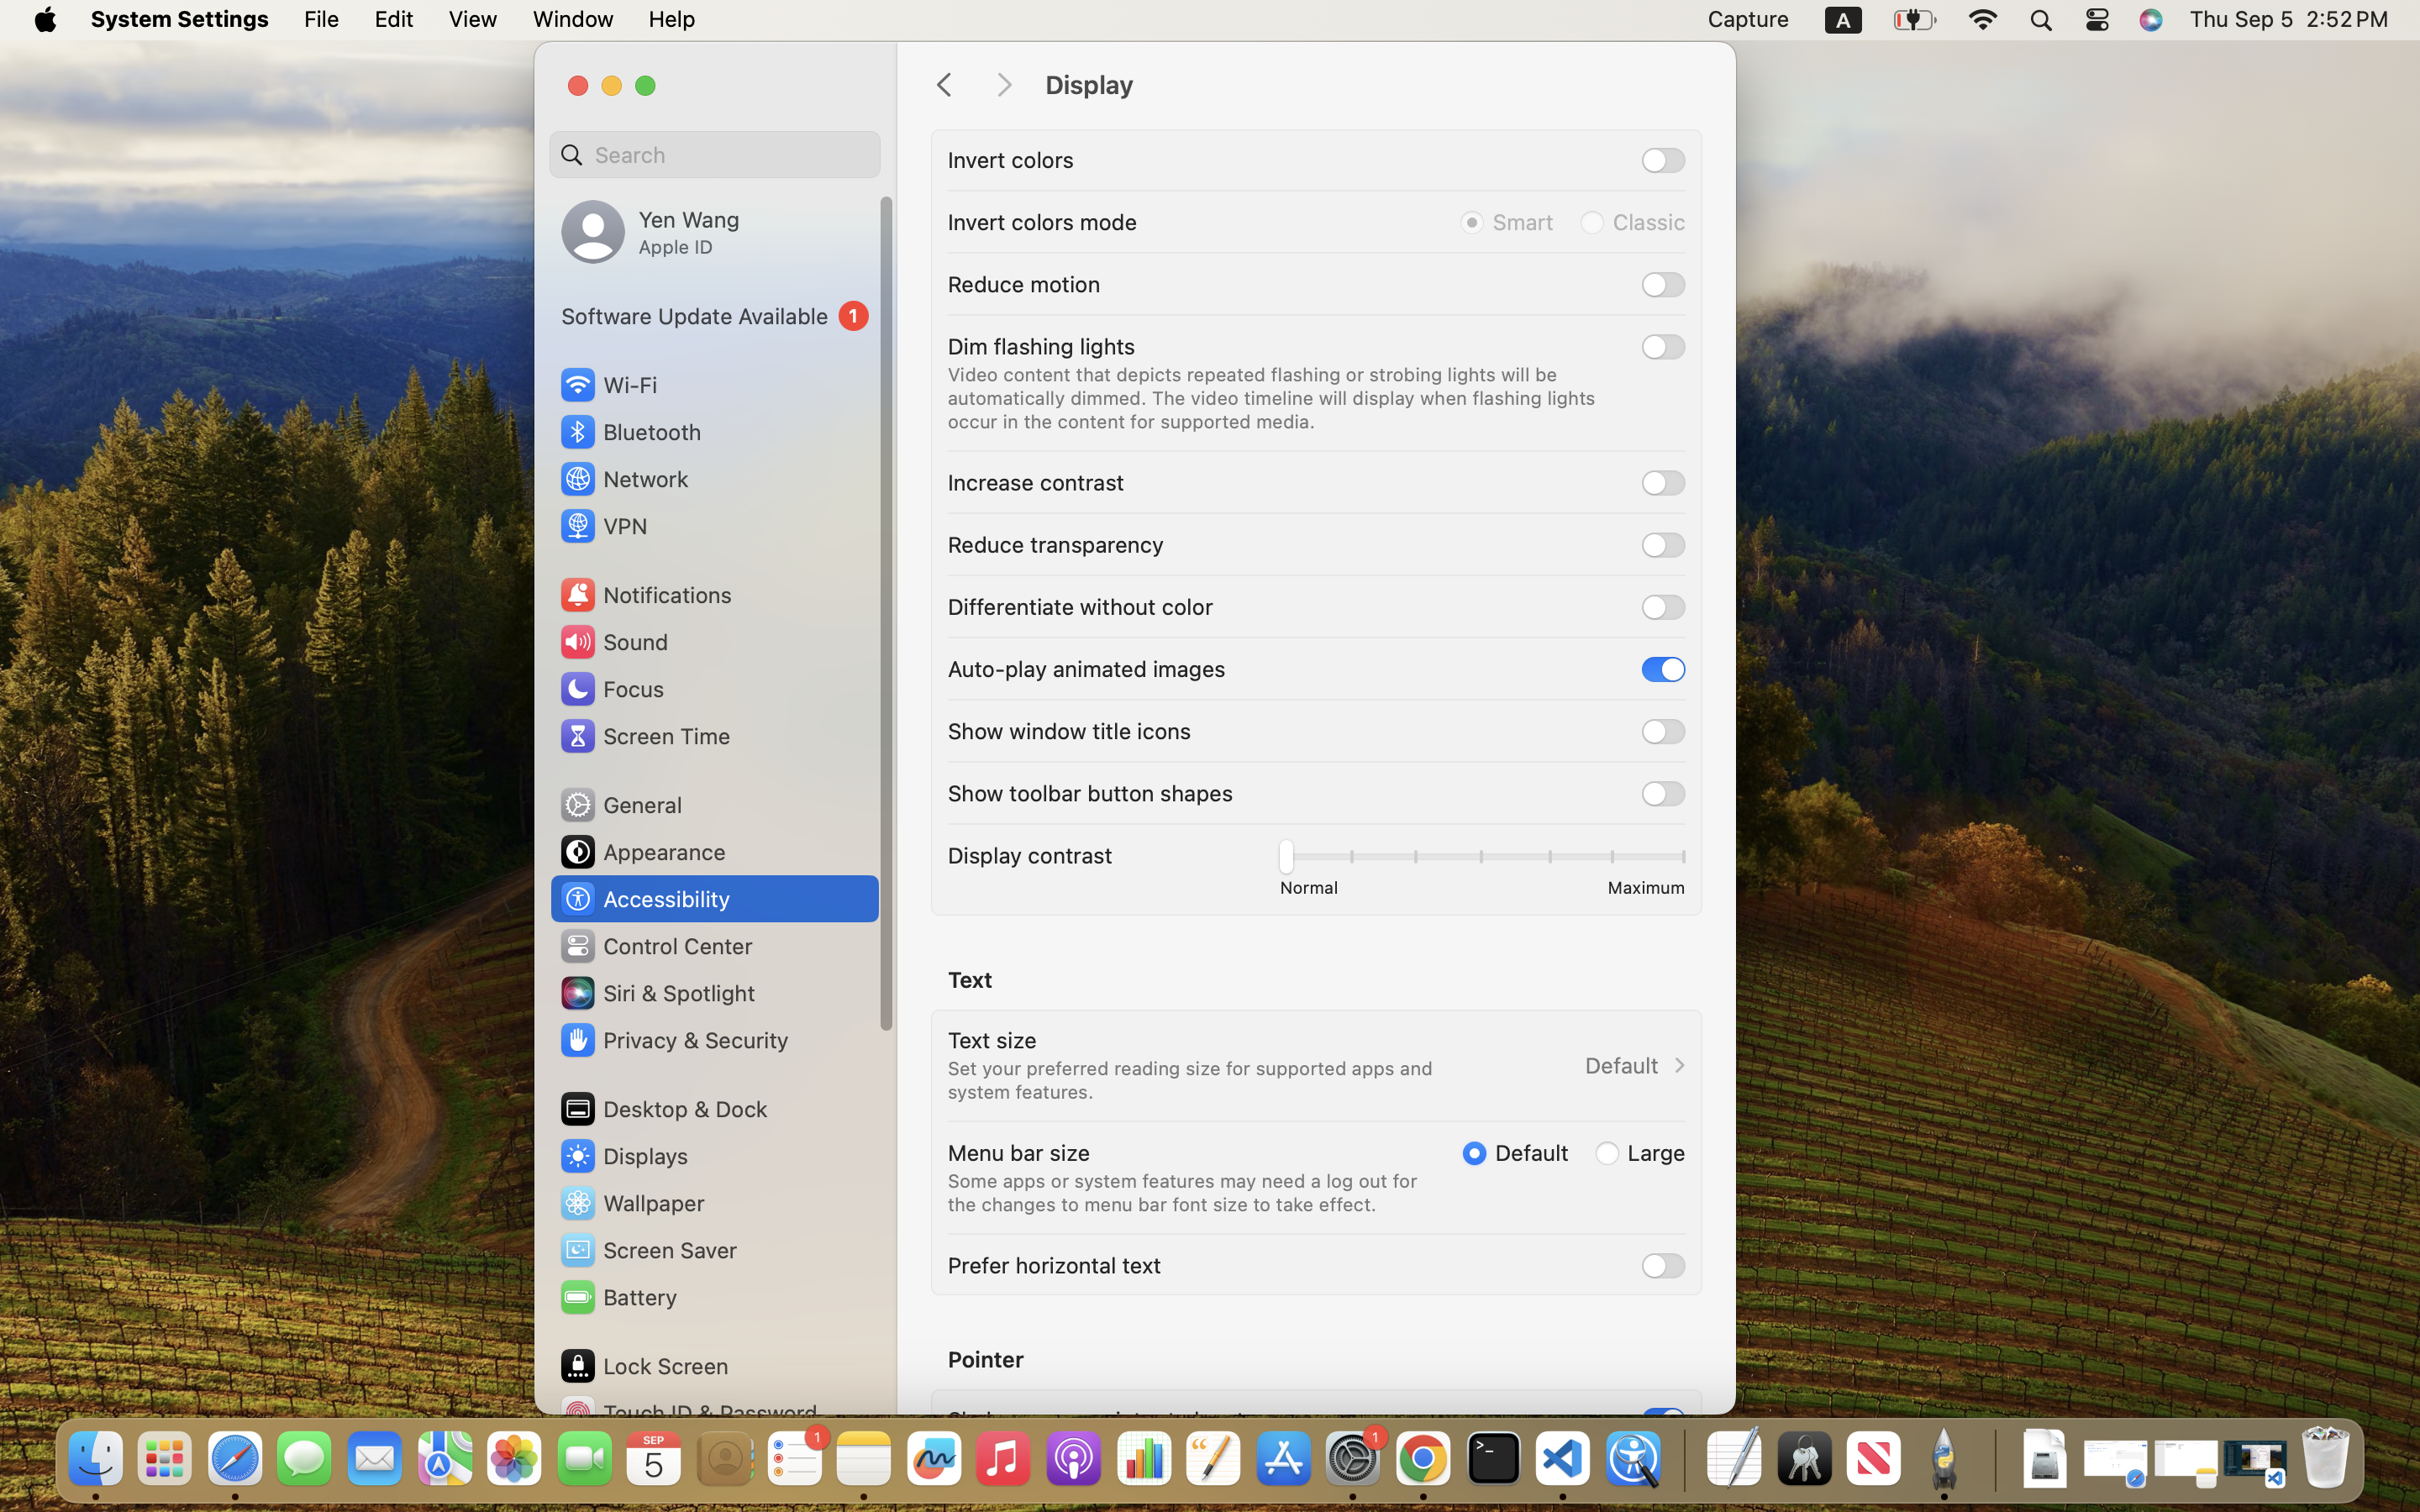 The image size is (2420, 1512). I want to click on 'Notifications', so click(644, 593).